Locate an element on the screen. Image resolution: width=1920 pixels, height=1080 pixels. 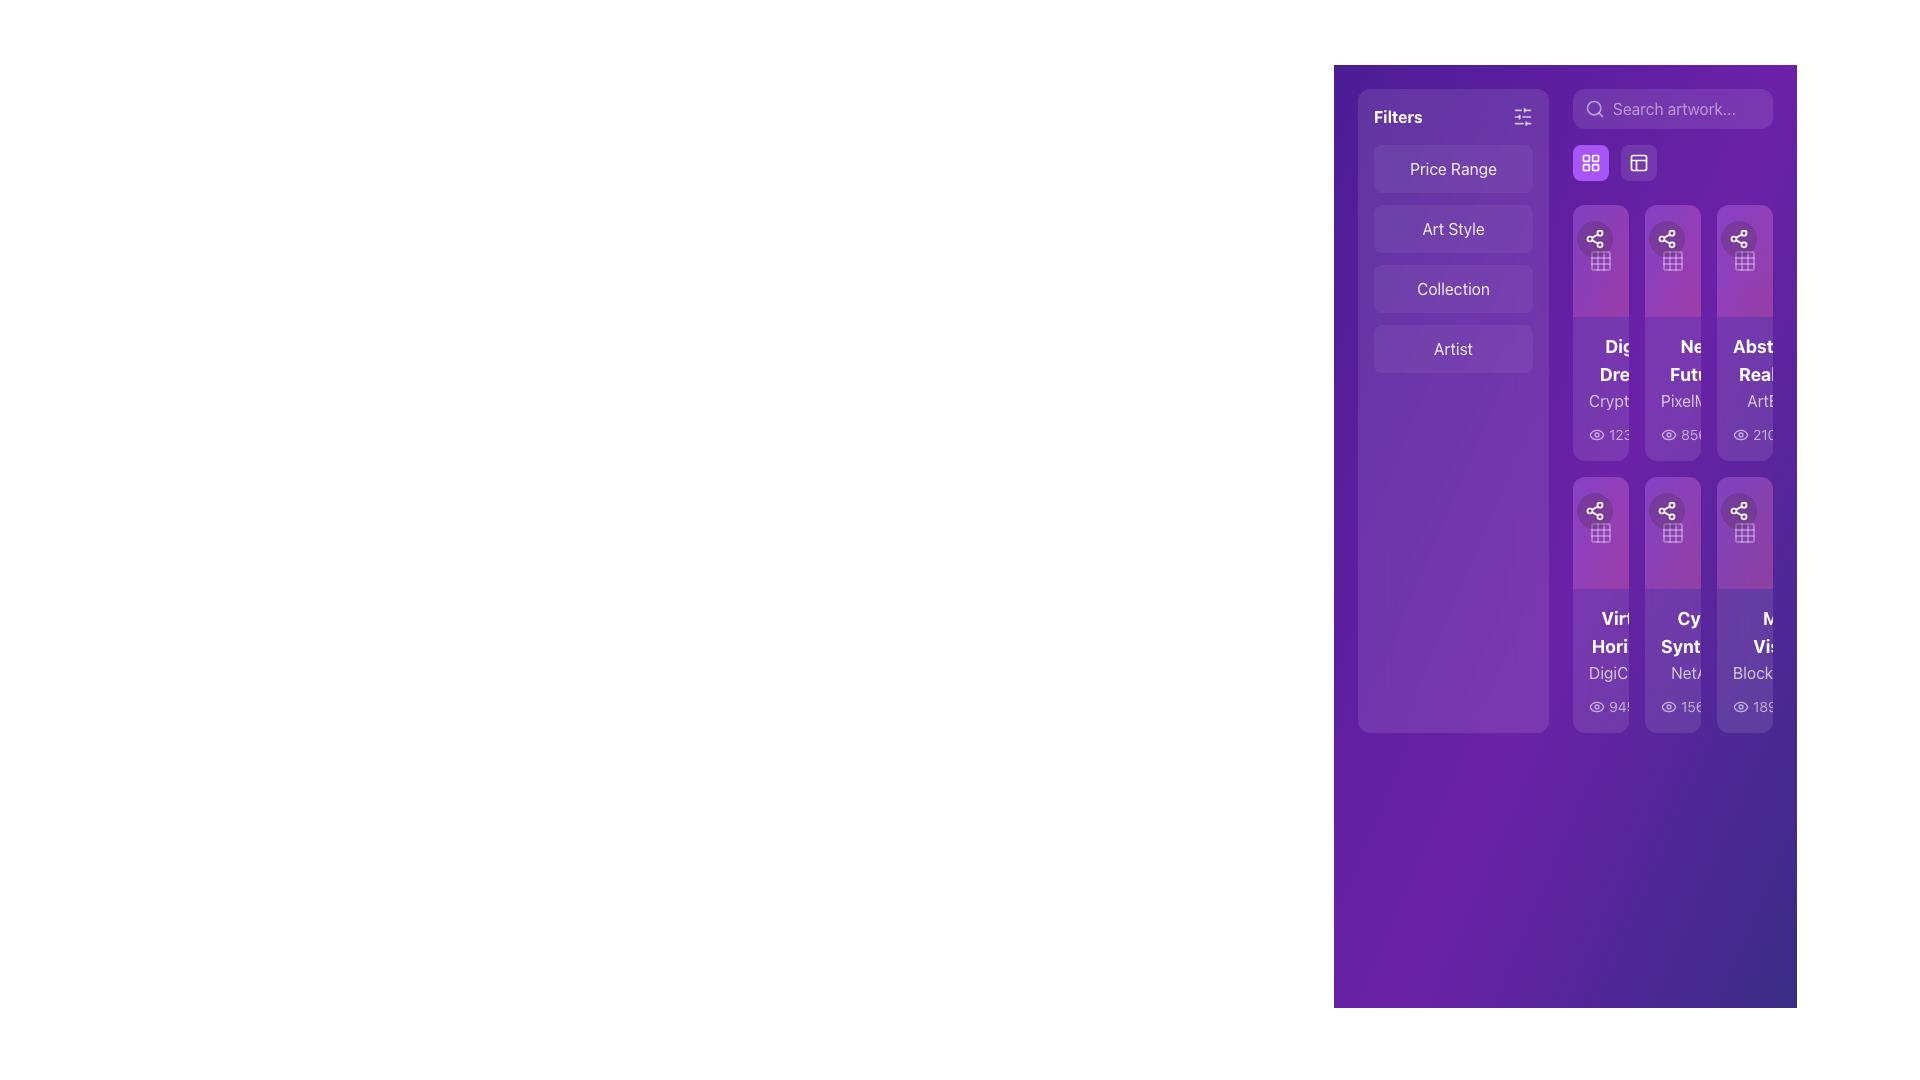
the circular button with a dark semi-transparent background and a white heart icon is located at coordinates (1693, 509).